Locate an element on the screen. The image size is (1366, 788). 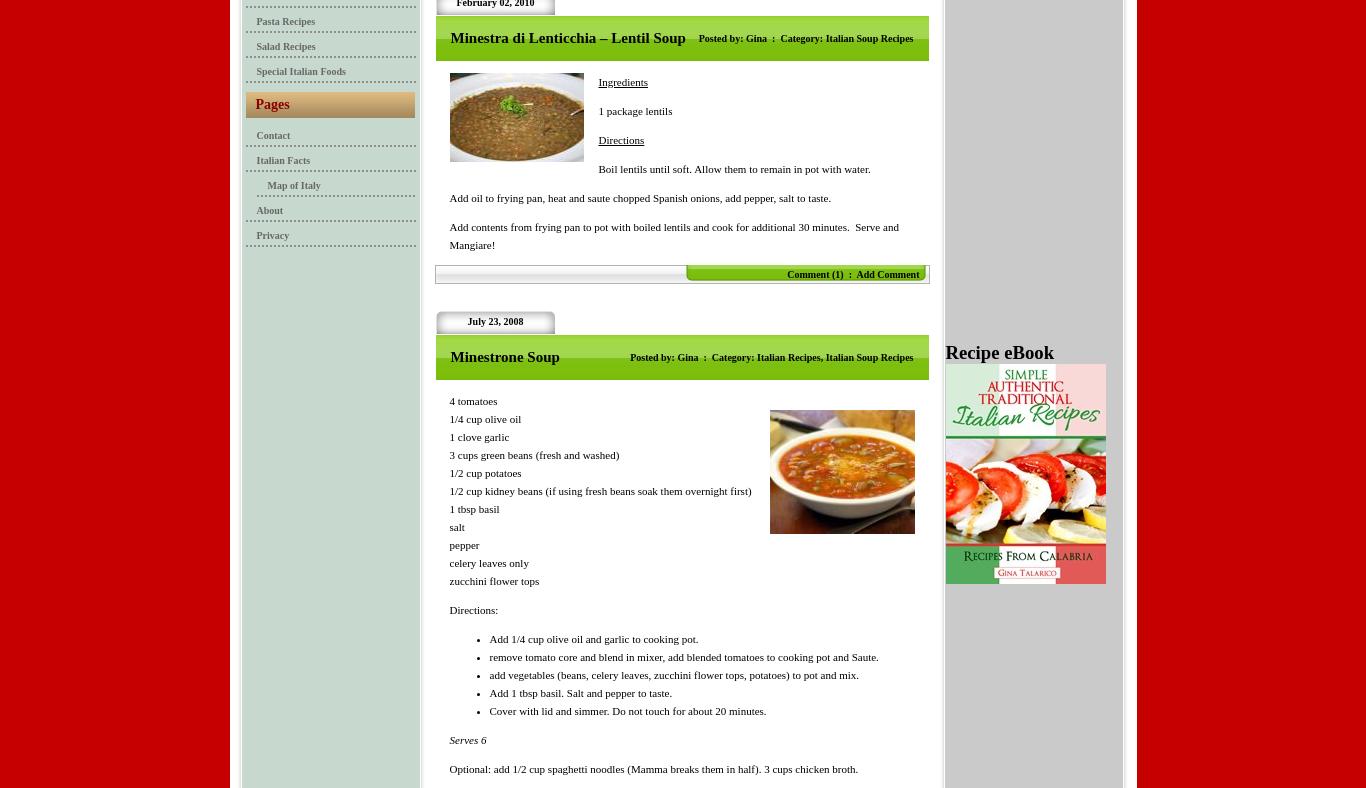
'Pages' is located at coordinates (271, 104).